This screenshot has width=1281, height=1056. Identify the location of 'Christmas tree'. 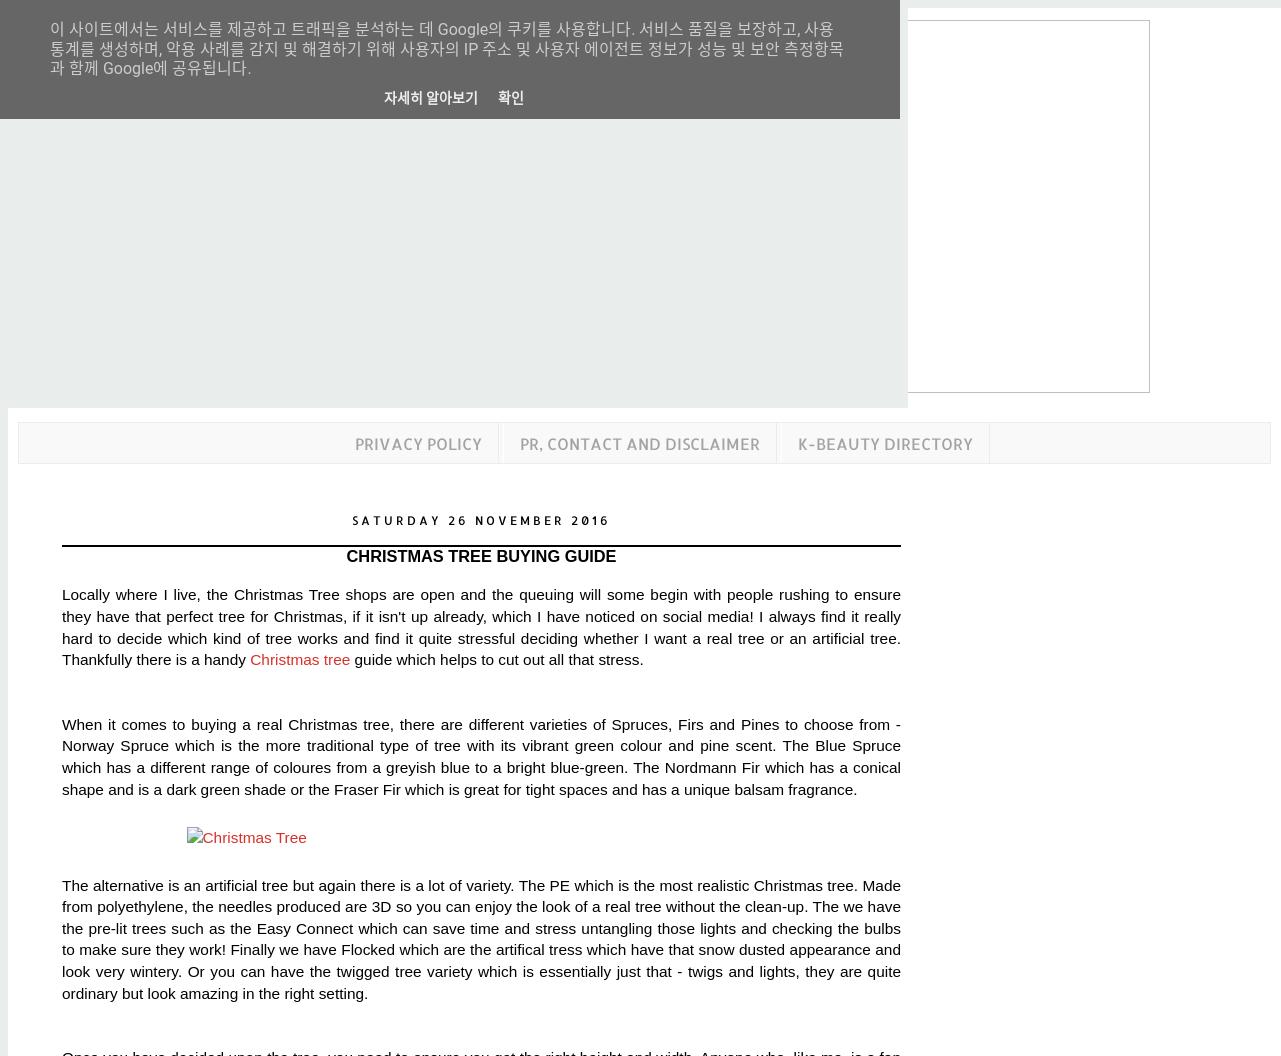
(299, 658).